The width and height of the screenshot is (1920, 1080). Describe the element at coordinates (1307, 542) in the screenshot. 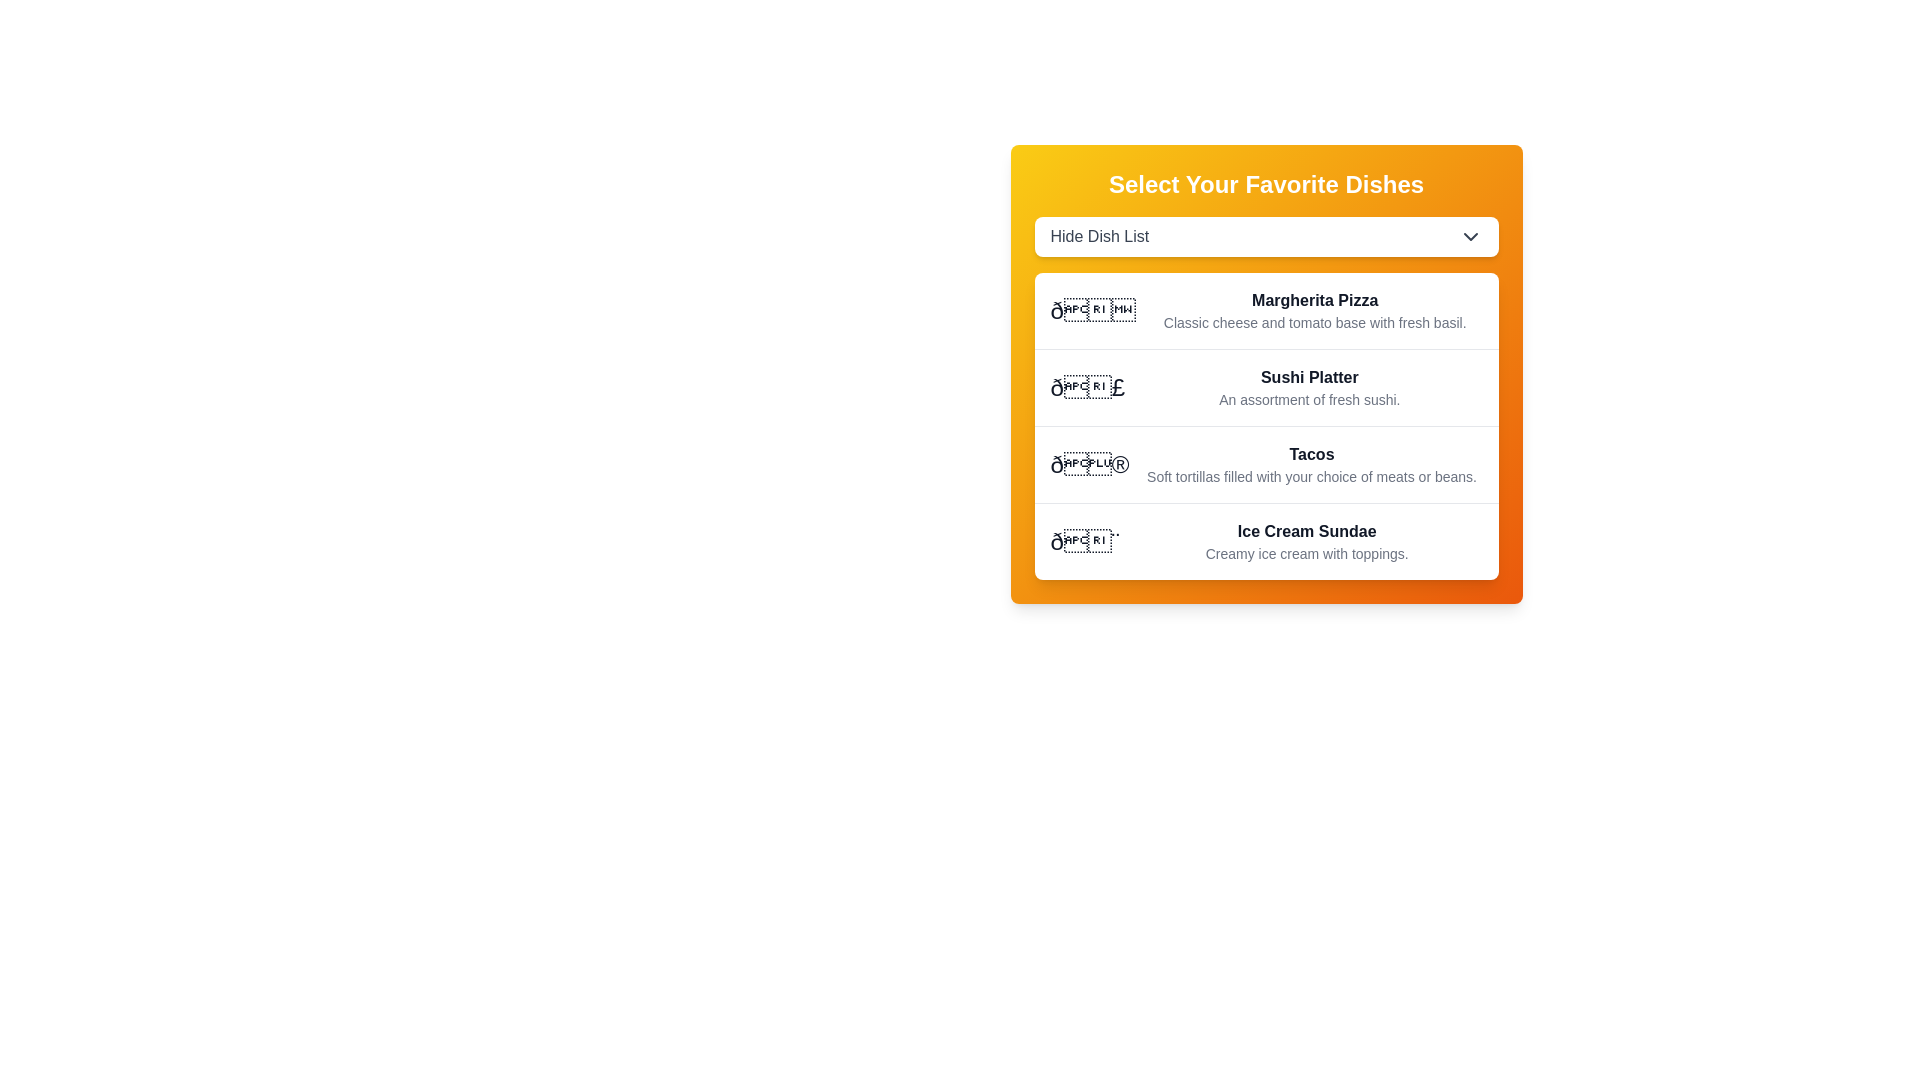

I see `the fourth item in the 'Select Your Favorite Dishes' section, which displays the name and description of a dessert` at that location.